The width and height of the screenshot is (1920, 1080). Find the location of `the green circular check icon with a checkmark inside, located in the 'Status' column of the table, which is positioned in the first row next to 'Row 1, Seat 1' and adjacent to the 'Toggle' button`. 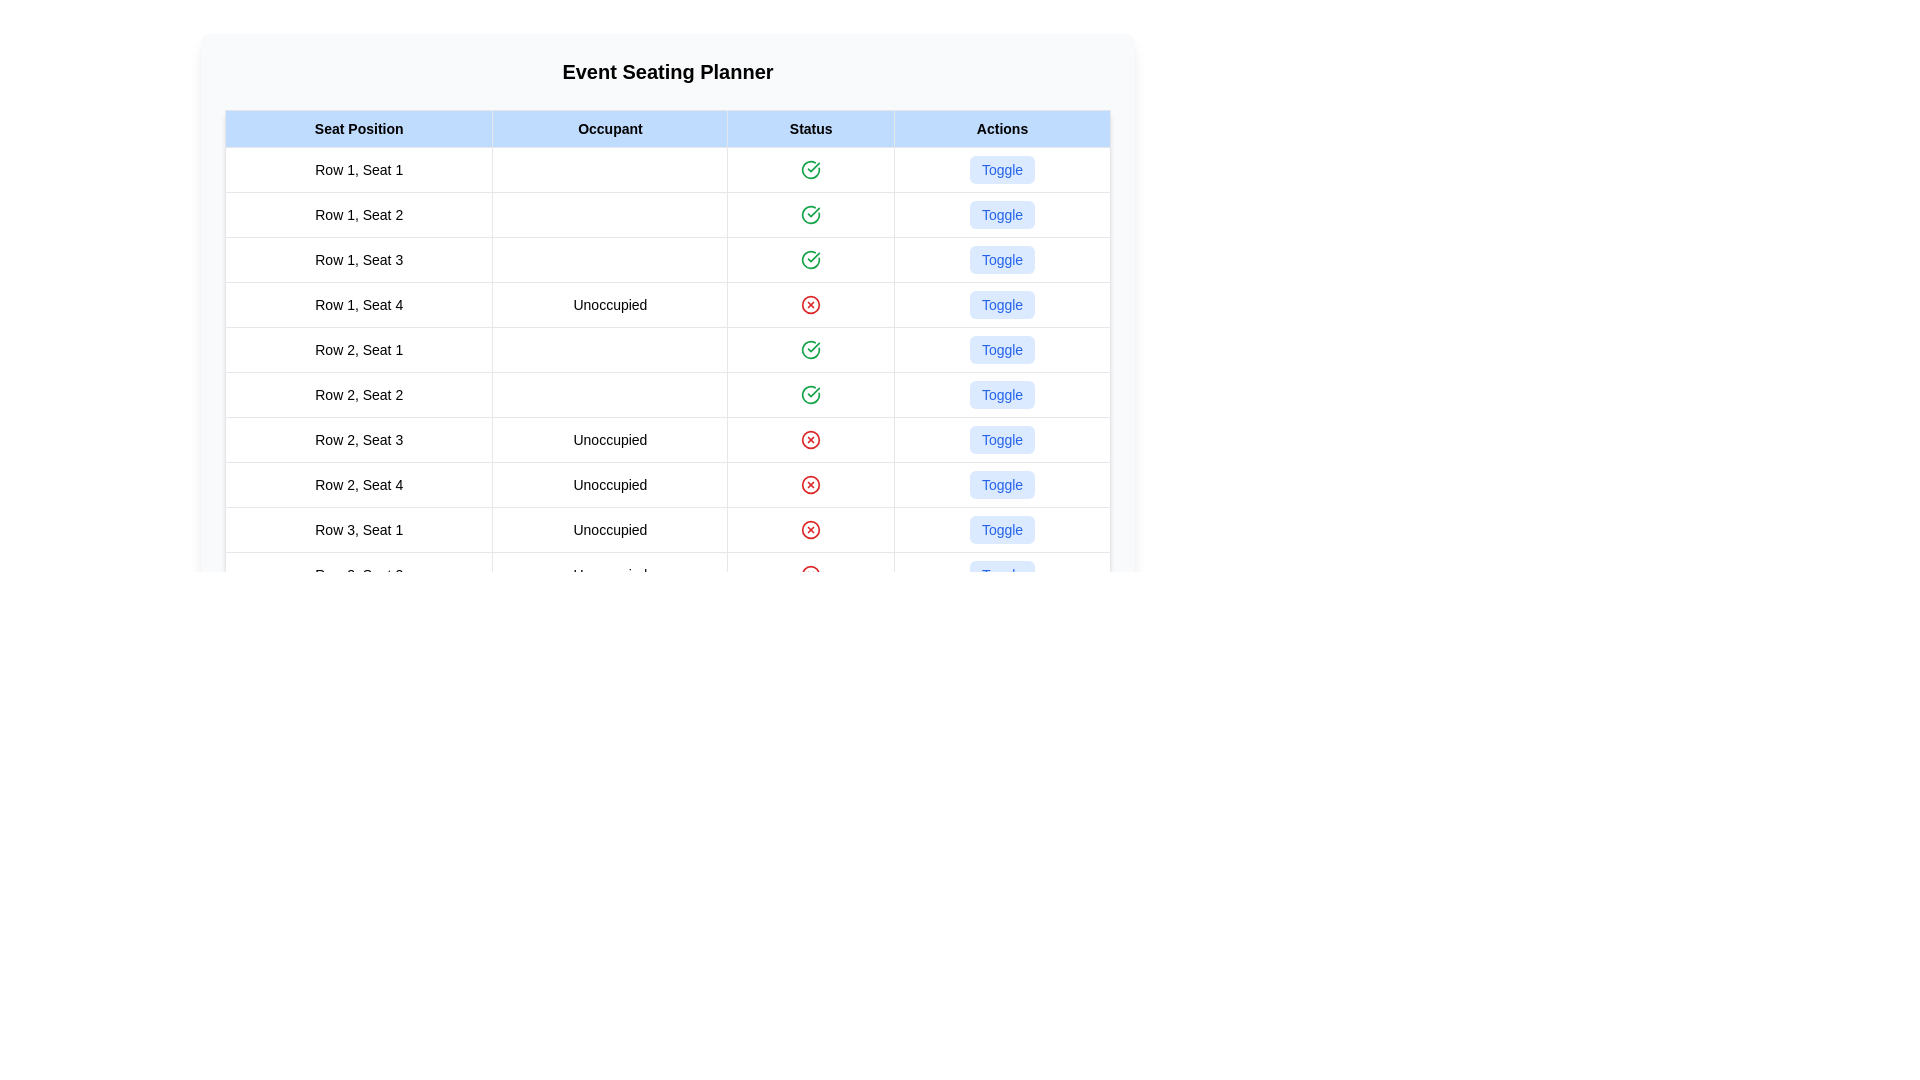

the green circular check icon with a checkmark inside, located in the 'Status' column of the table, which is positioned in the first row next to 'Row 1, Seat 1' and adjacent to the 'Toggle' button is located at coordinates (811, 168).